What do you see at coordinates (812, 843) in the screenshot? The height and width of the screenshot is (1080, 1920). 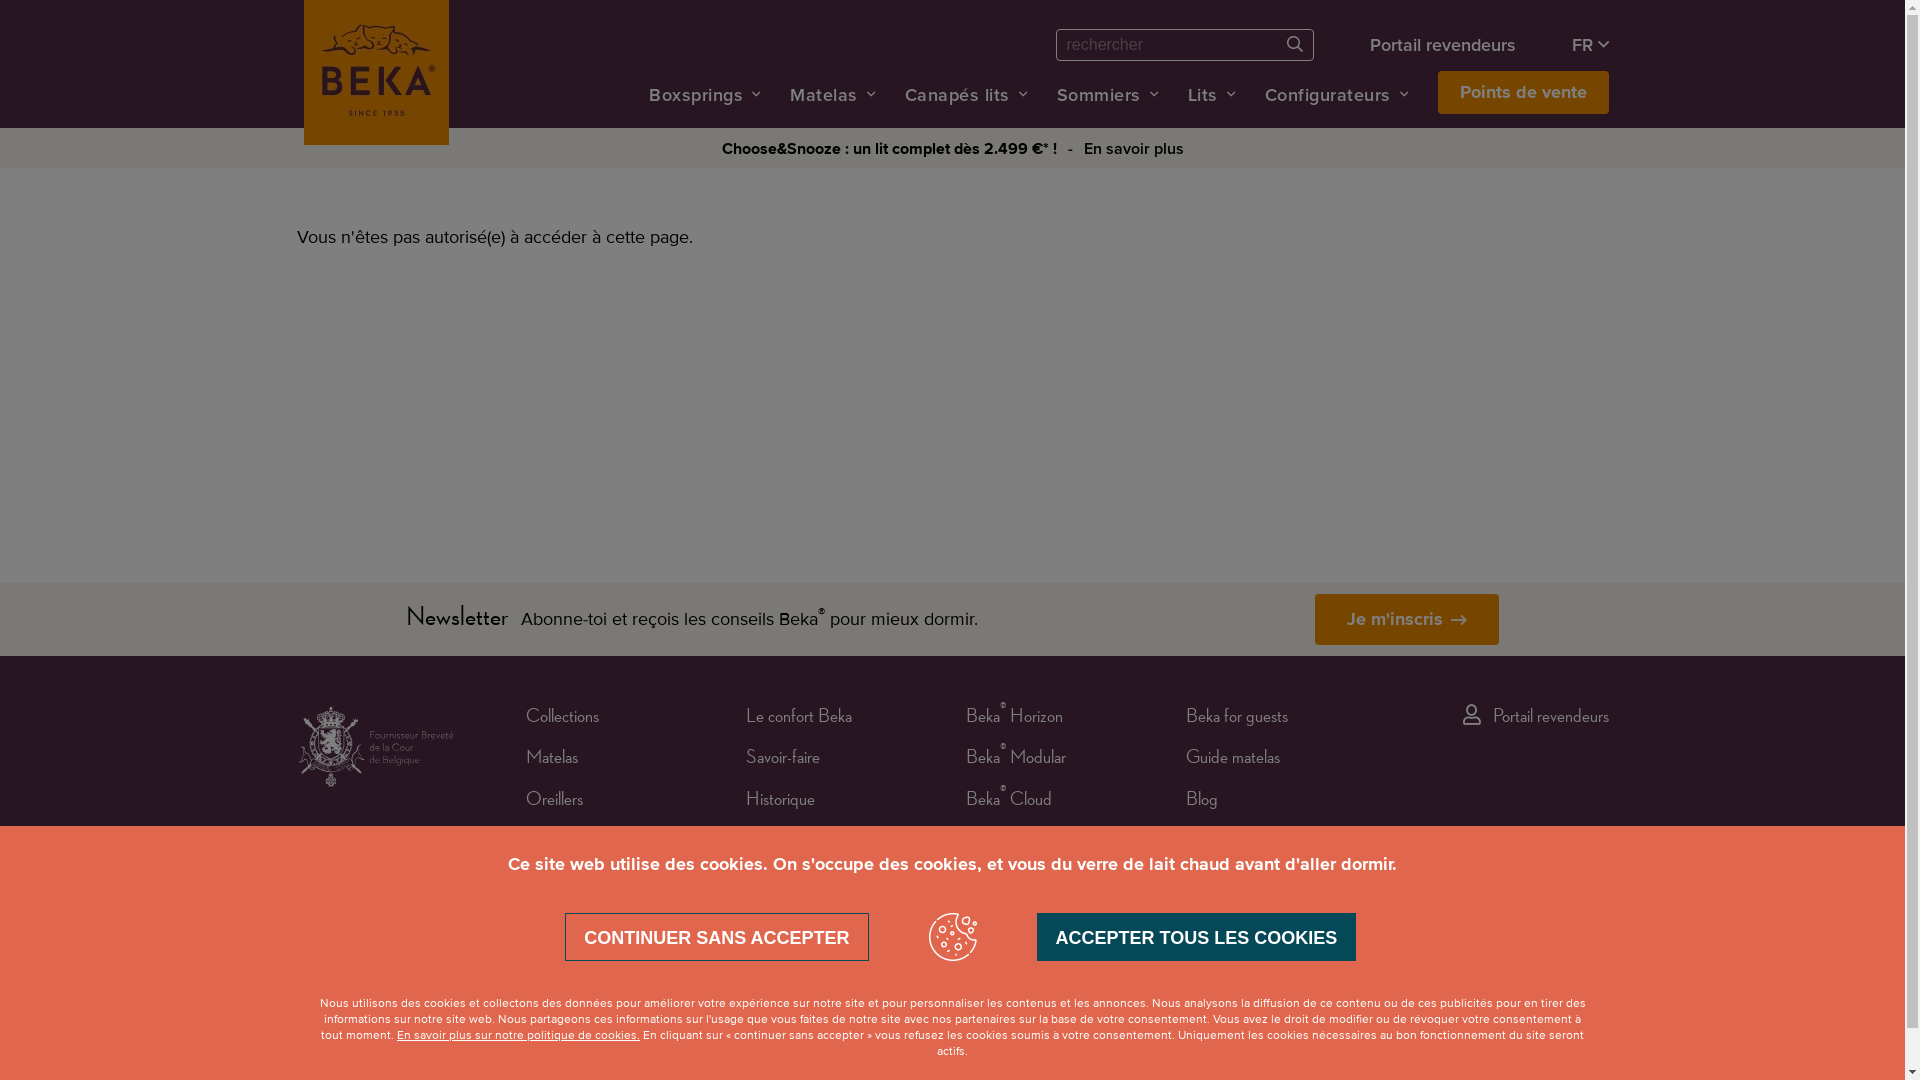 I see `'Garanties et services'` at bounding box center [812, 843].